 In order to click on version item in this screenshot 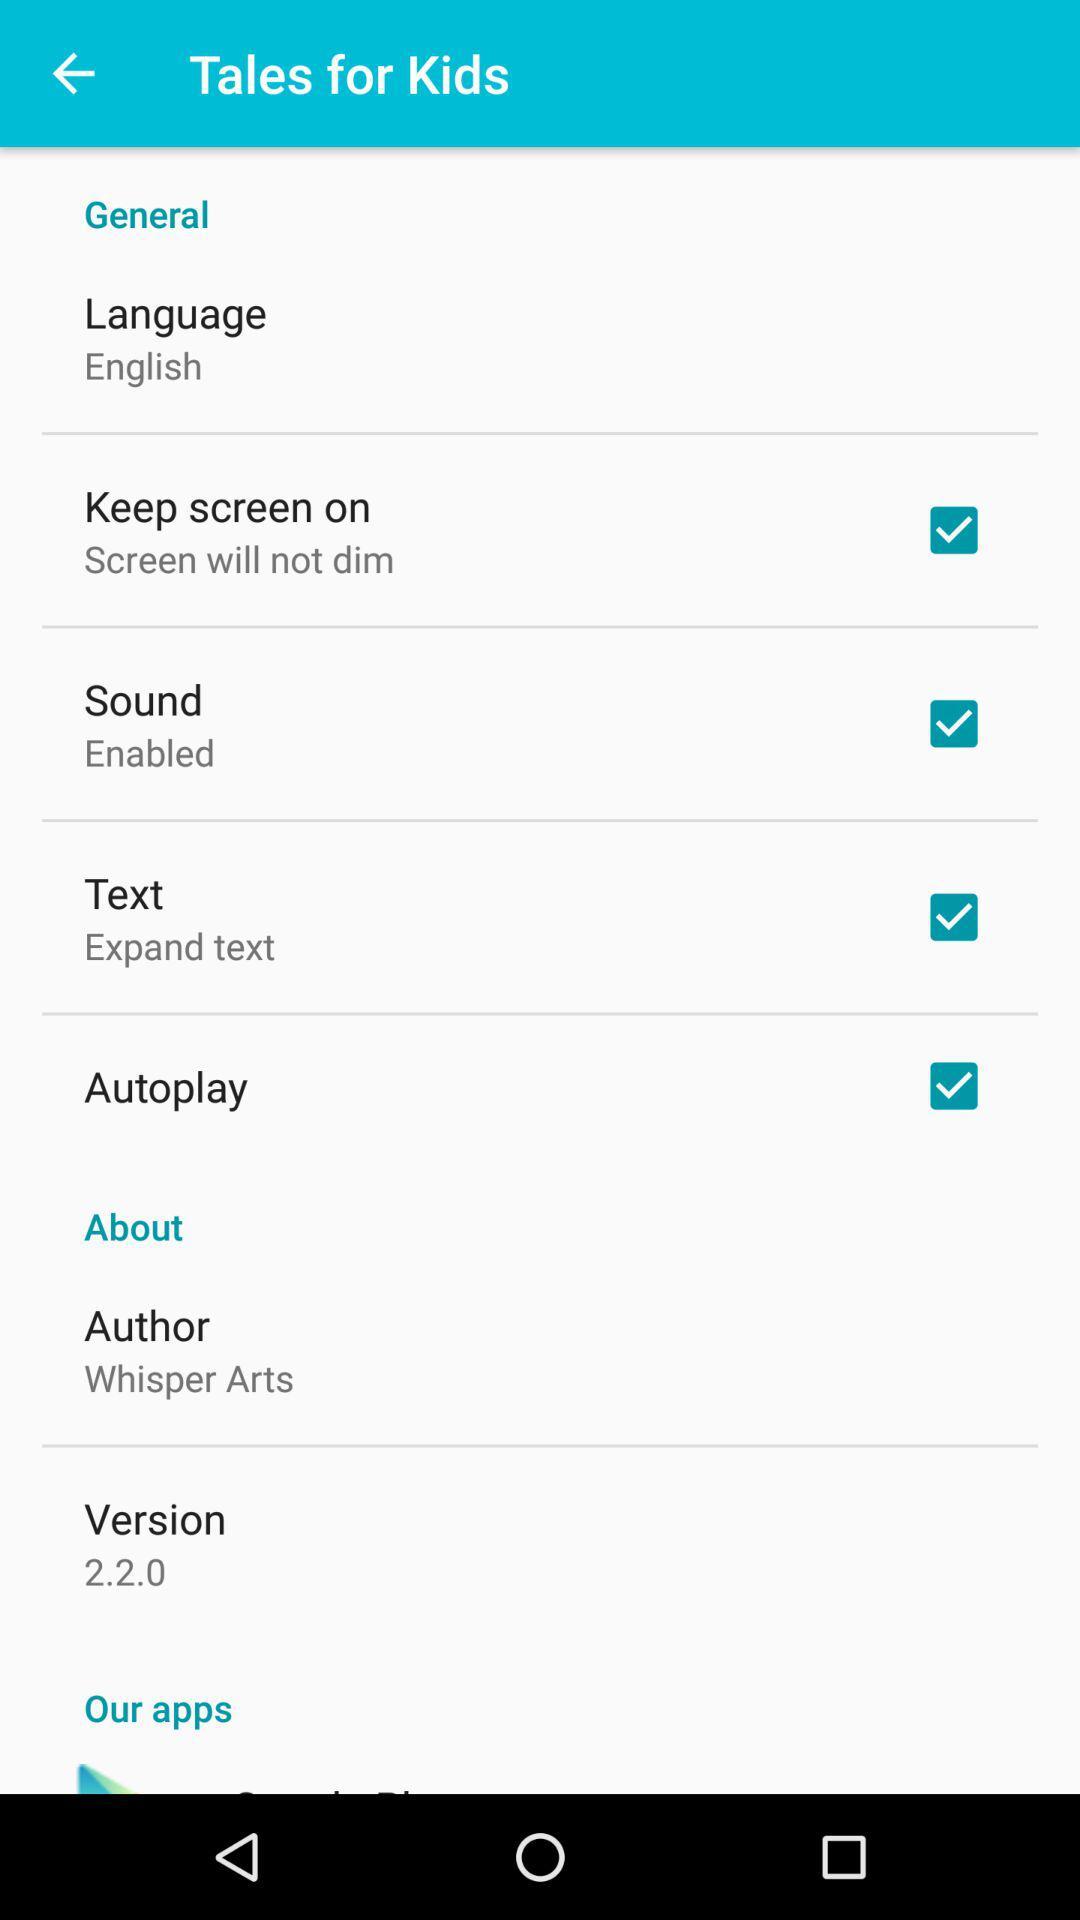, I will do `click(154, 1517)`.